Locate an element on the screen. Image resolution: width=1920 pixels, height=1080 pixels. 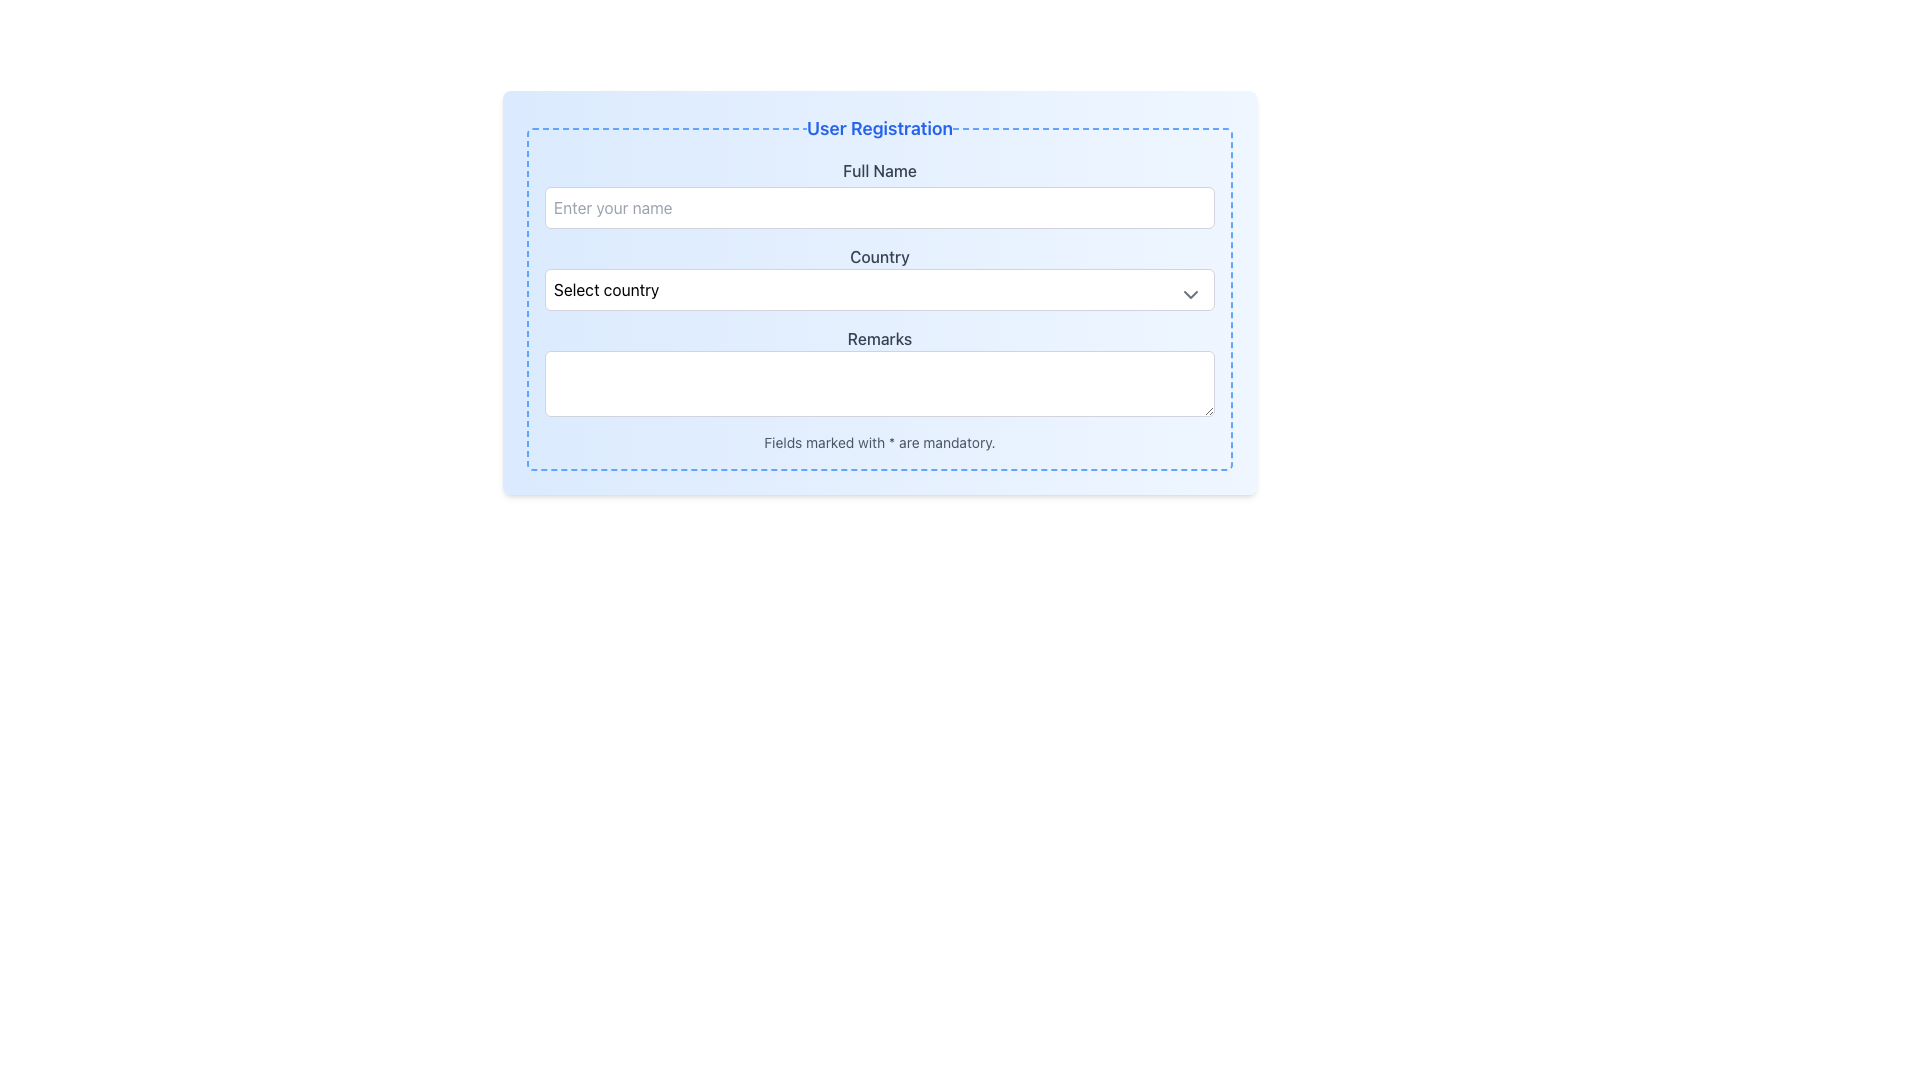
the Chevron Down icon located on the far-right side of the 'Select country' dropdown field is located at coordinates (1190, 294).